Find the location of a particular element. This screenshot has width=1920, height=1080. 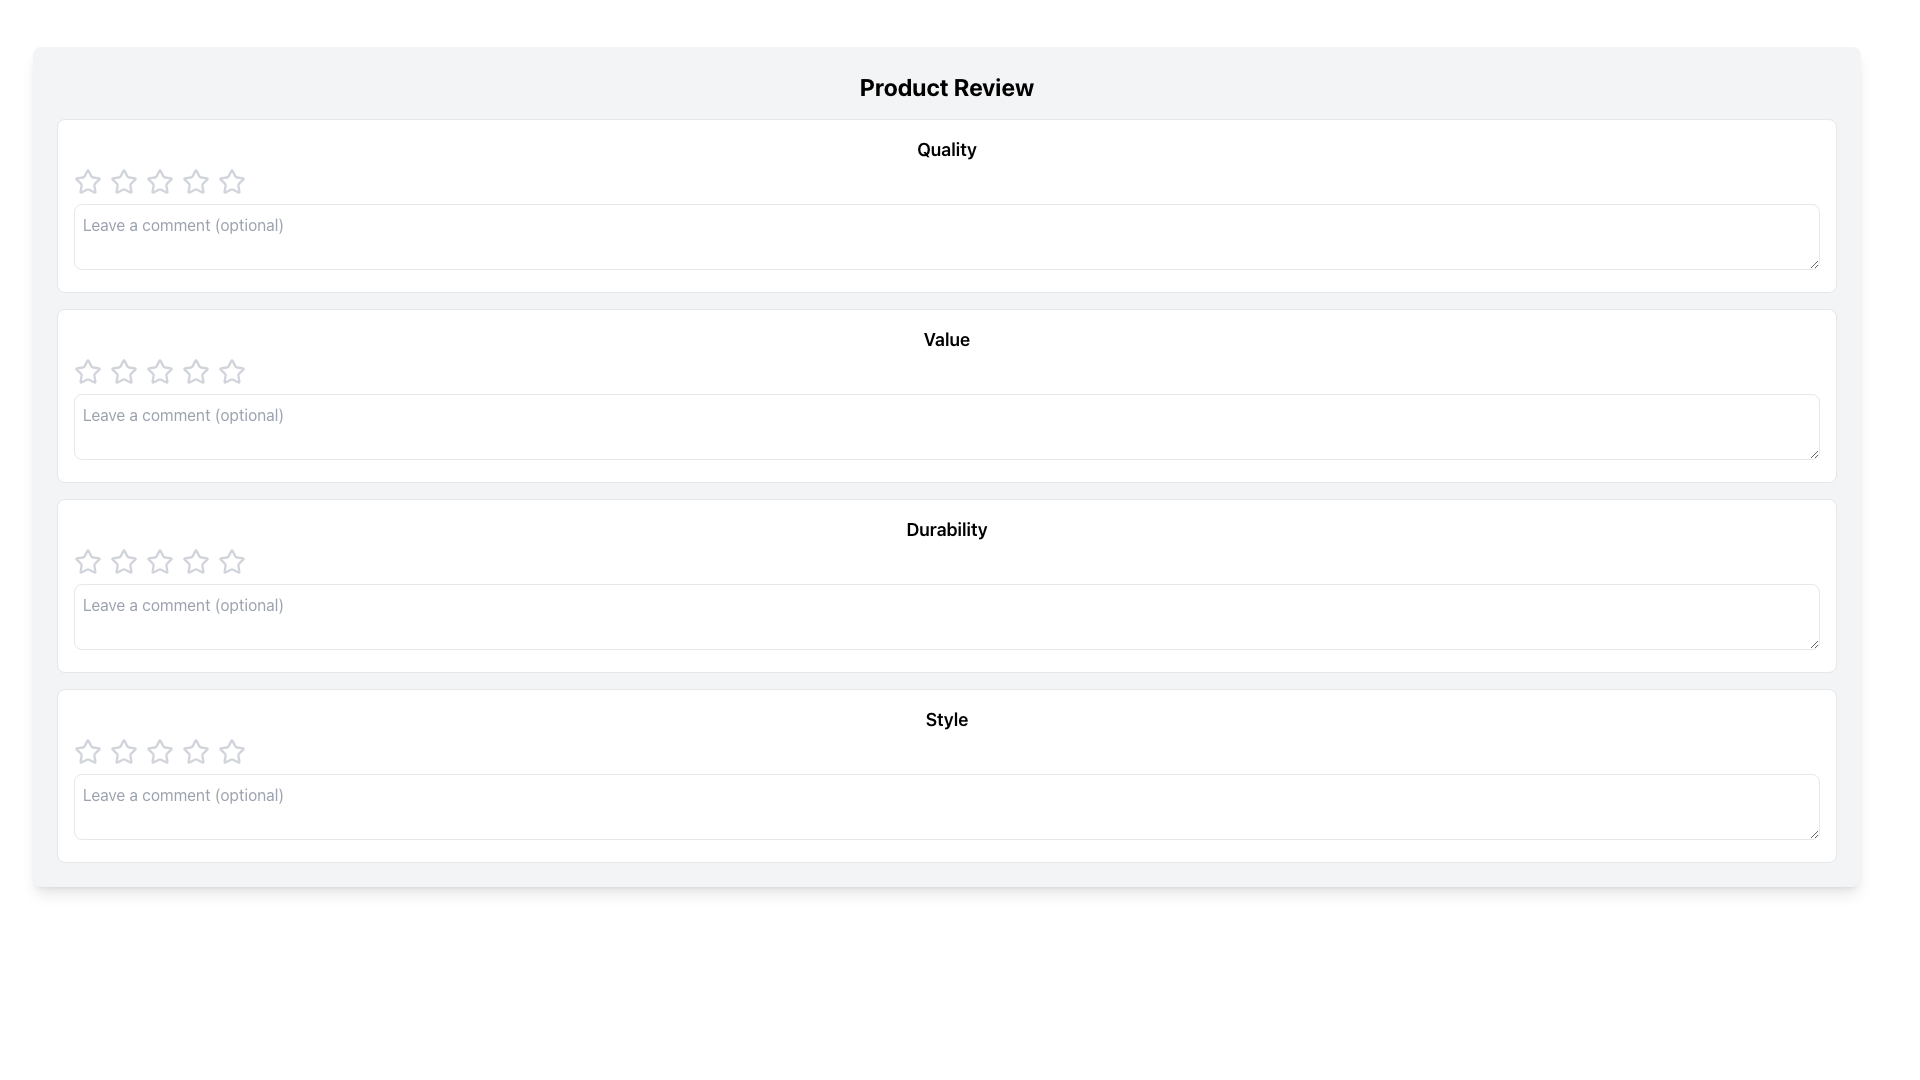

the first star icon is located at coordinates (86, 562).